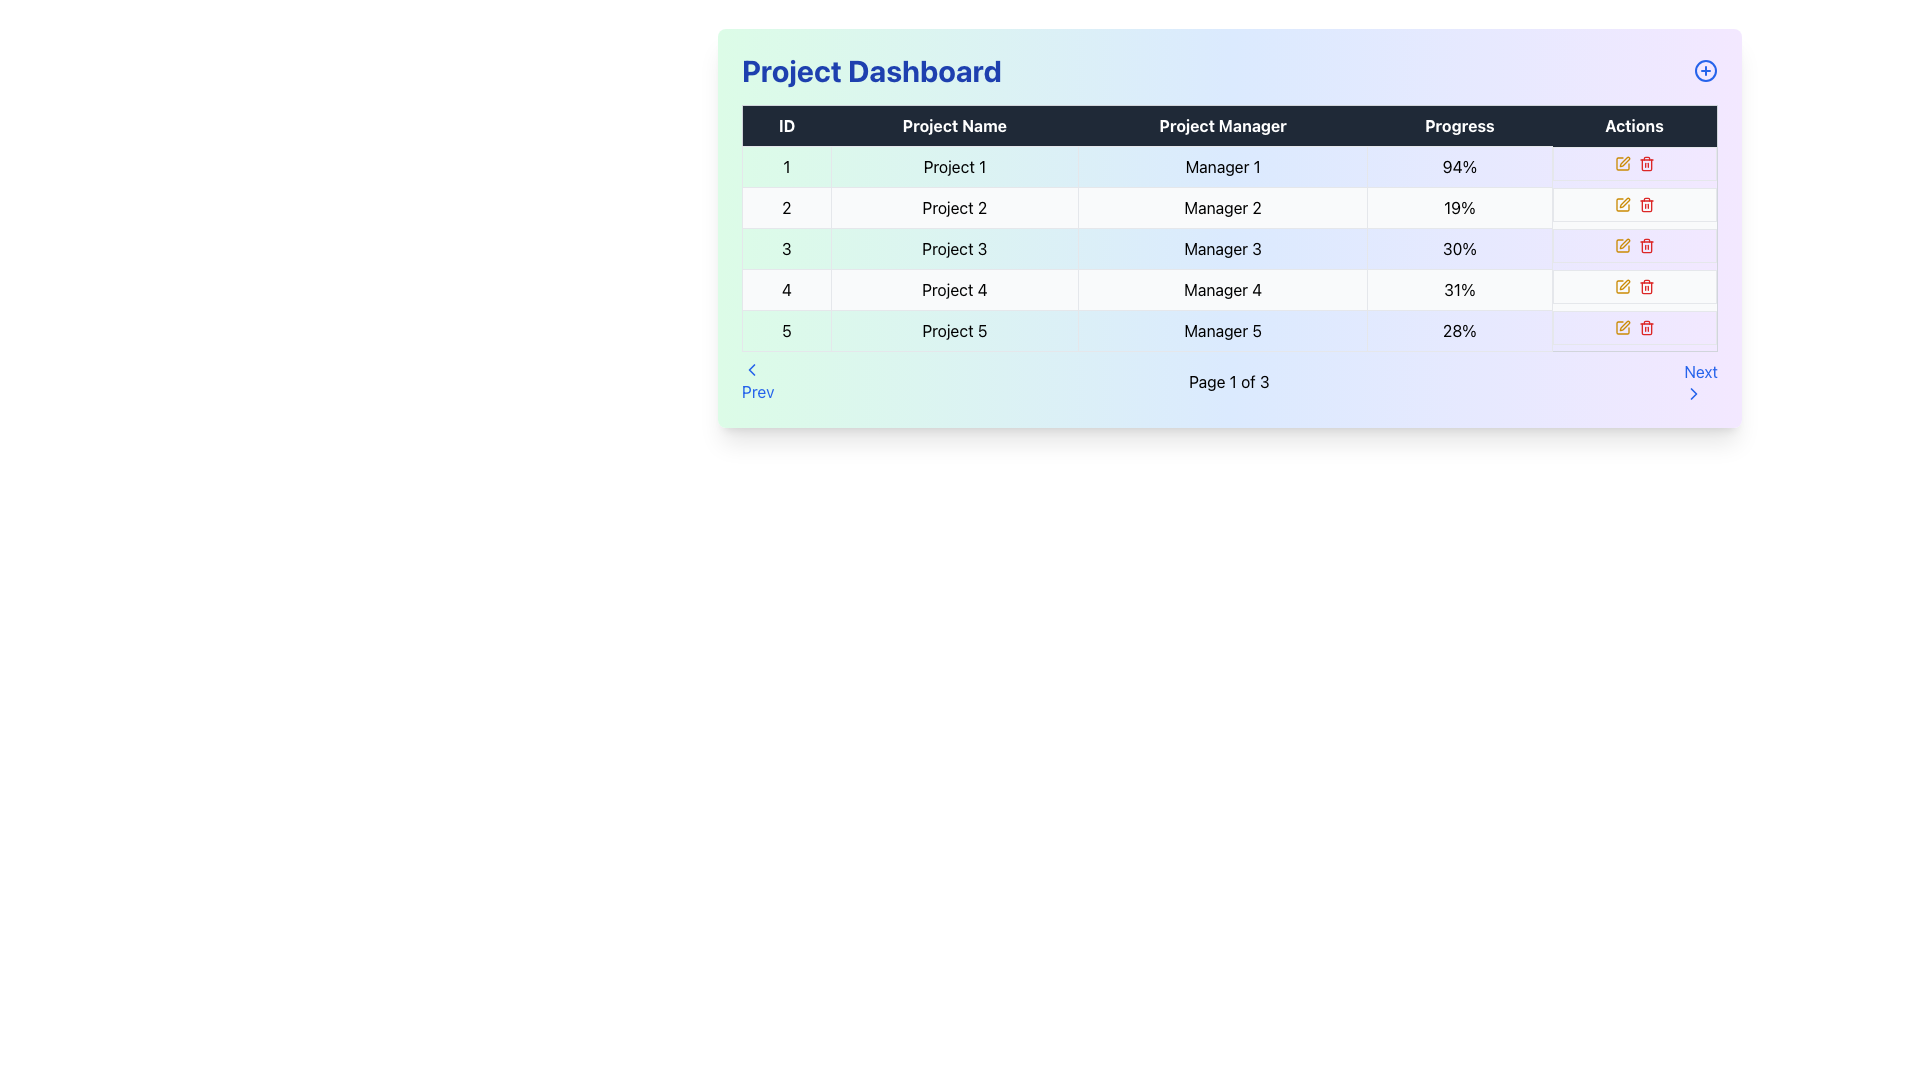 This screenshot has width=1920, height=1080. Describe the element at coordinates (1622, 326) in the screenshot. I see `the edit button in the 'Actions' column of the table for 'Project 5' located in the fifth row` at that location.